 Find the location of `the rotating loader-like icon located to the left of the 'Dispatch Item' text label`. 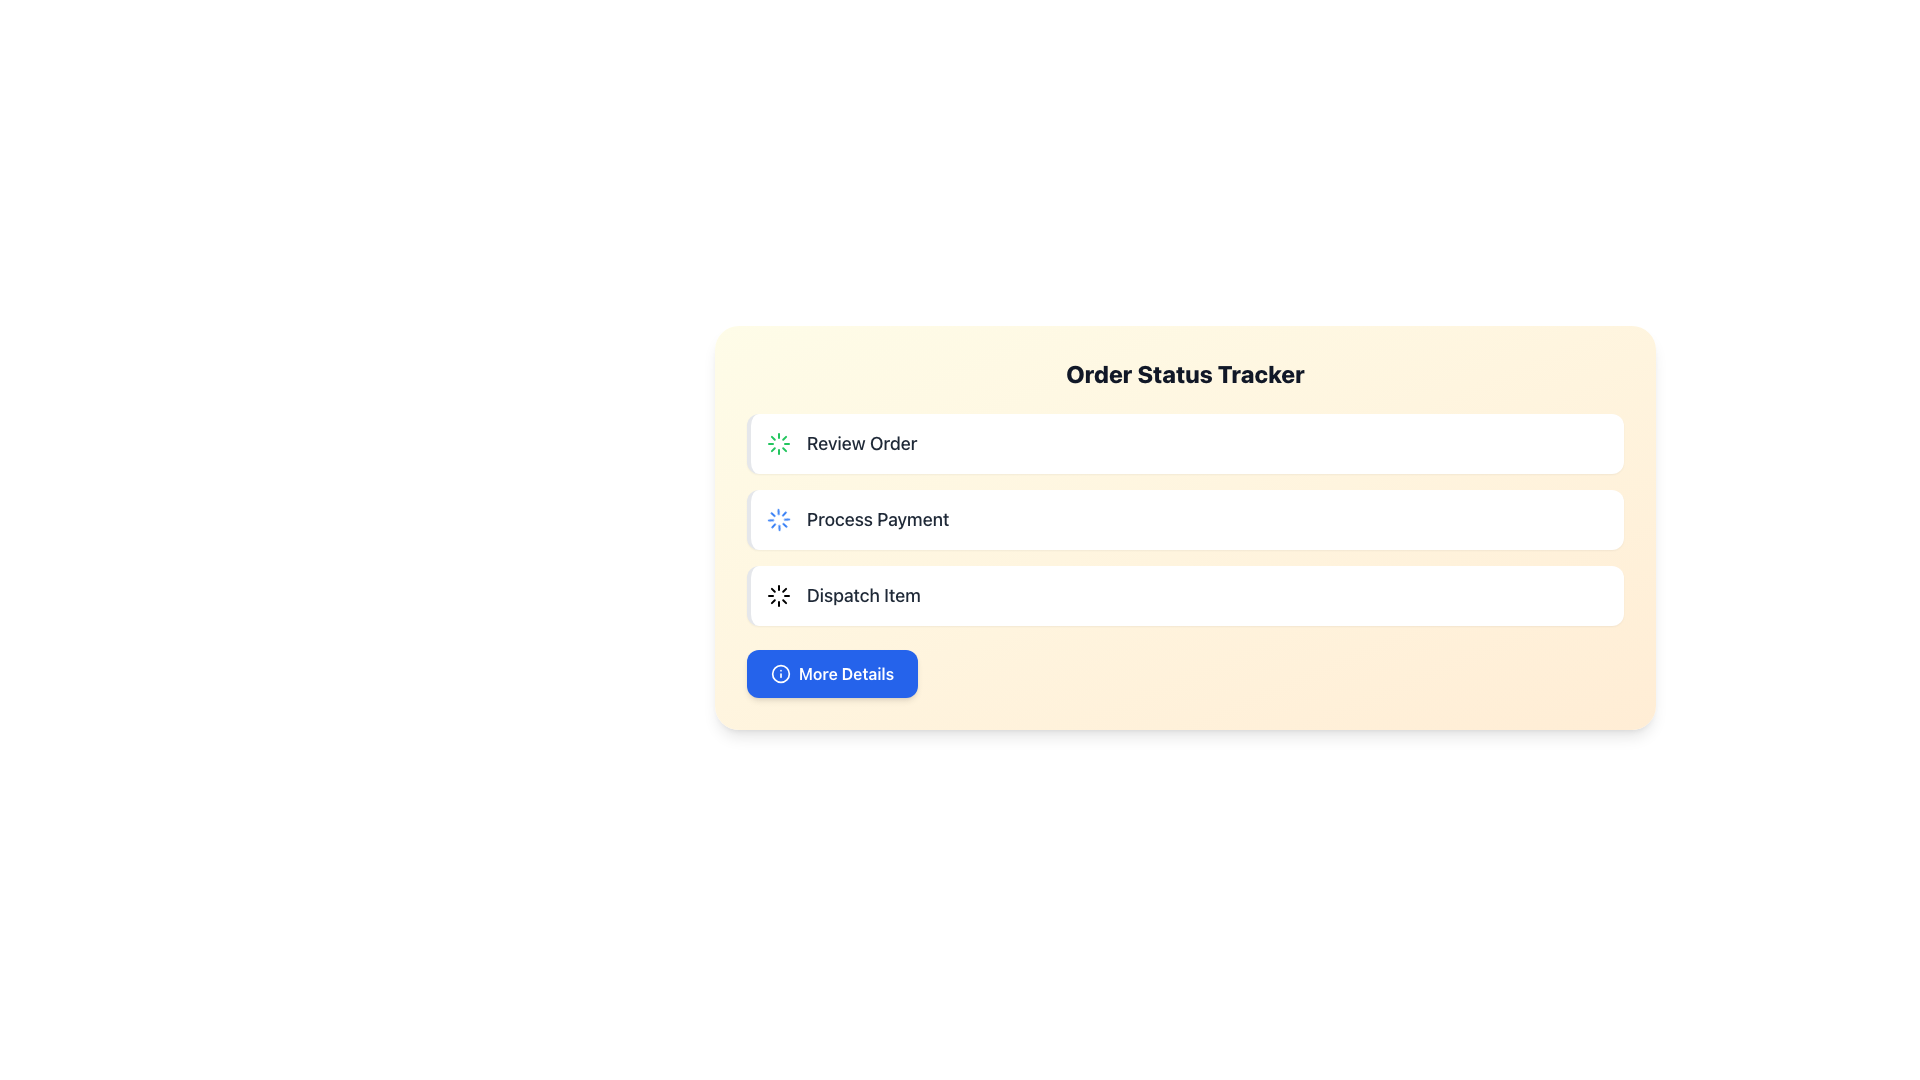

the rotating loader-like icon located to the left of the 'Dispatch Item' text label is located at coordinates (777, 595).